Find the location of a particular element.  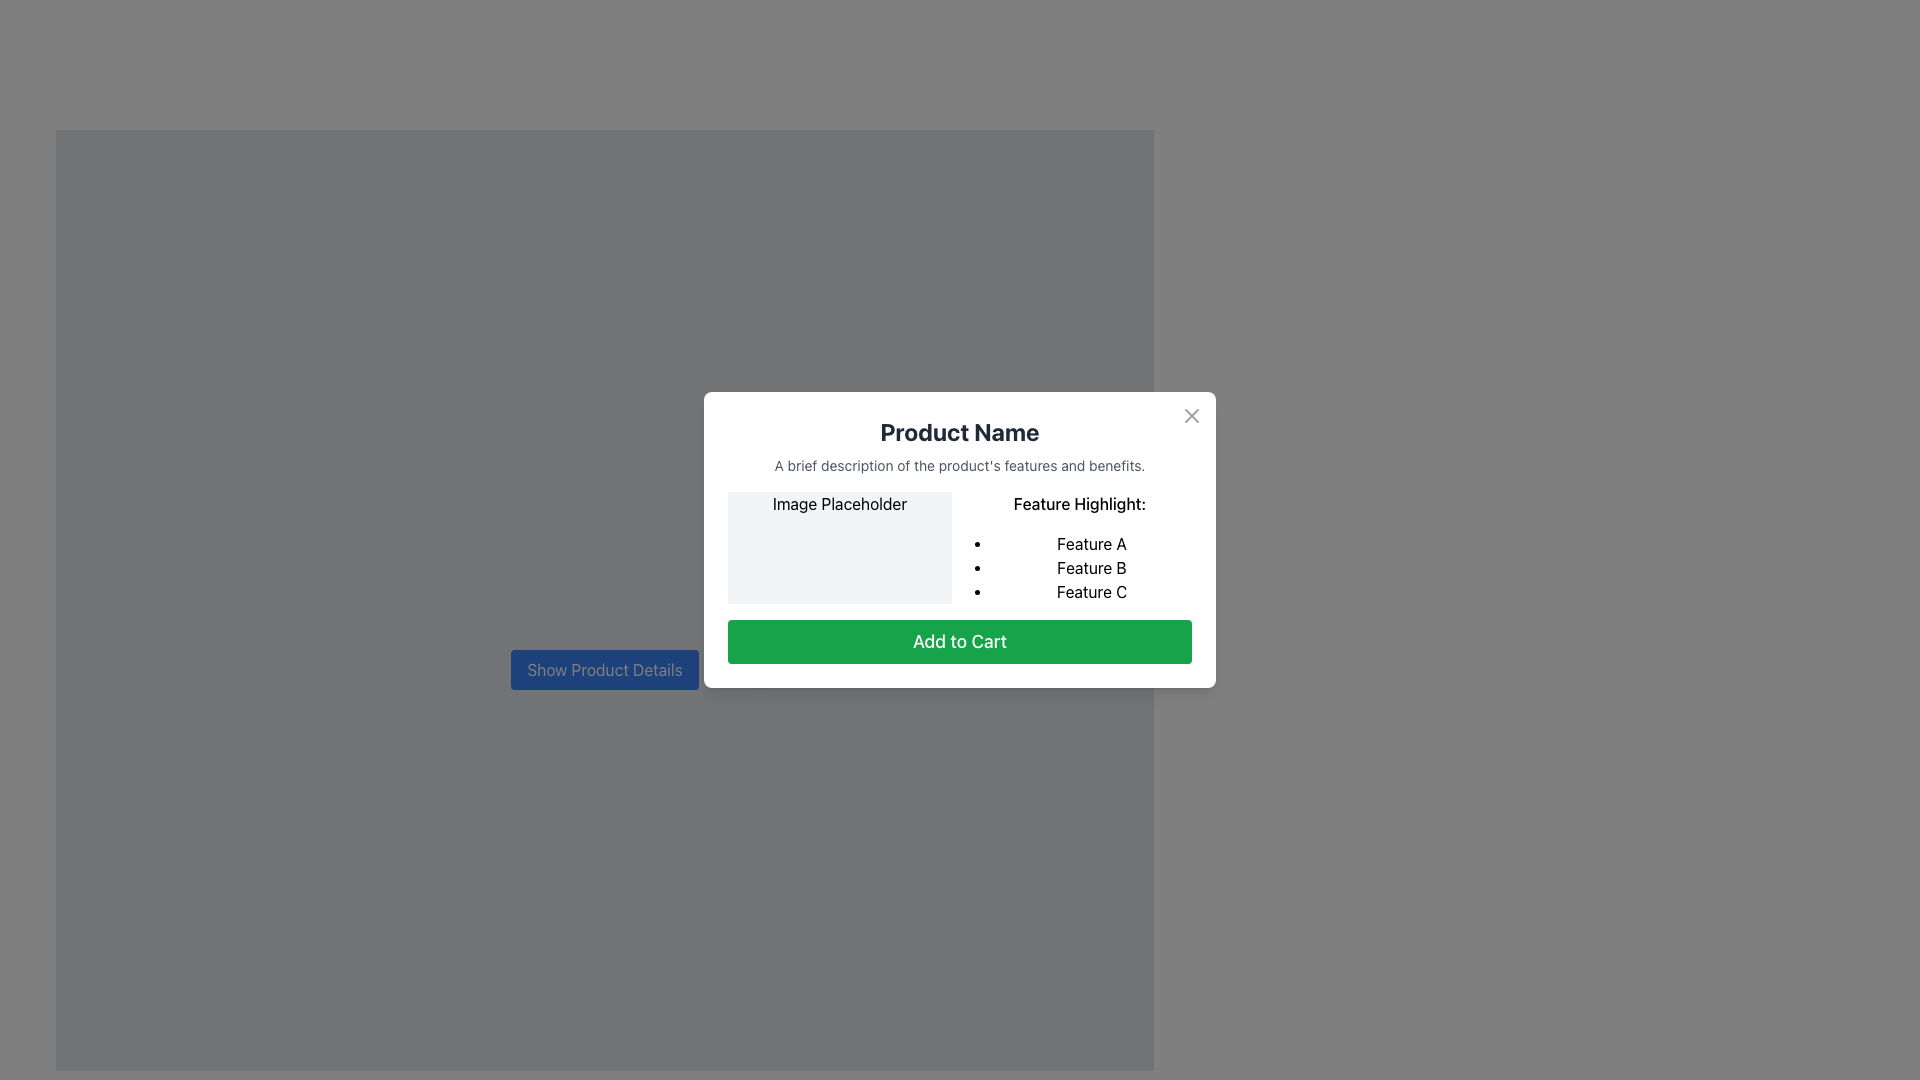

the text display with bullet points that presents key features of the product in the dialog box, positioned in the right column adjacent to the image placeholder is located at coordinates (1079, 547).